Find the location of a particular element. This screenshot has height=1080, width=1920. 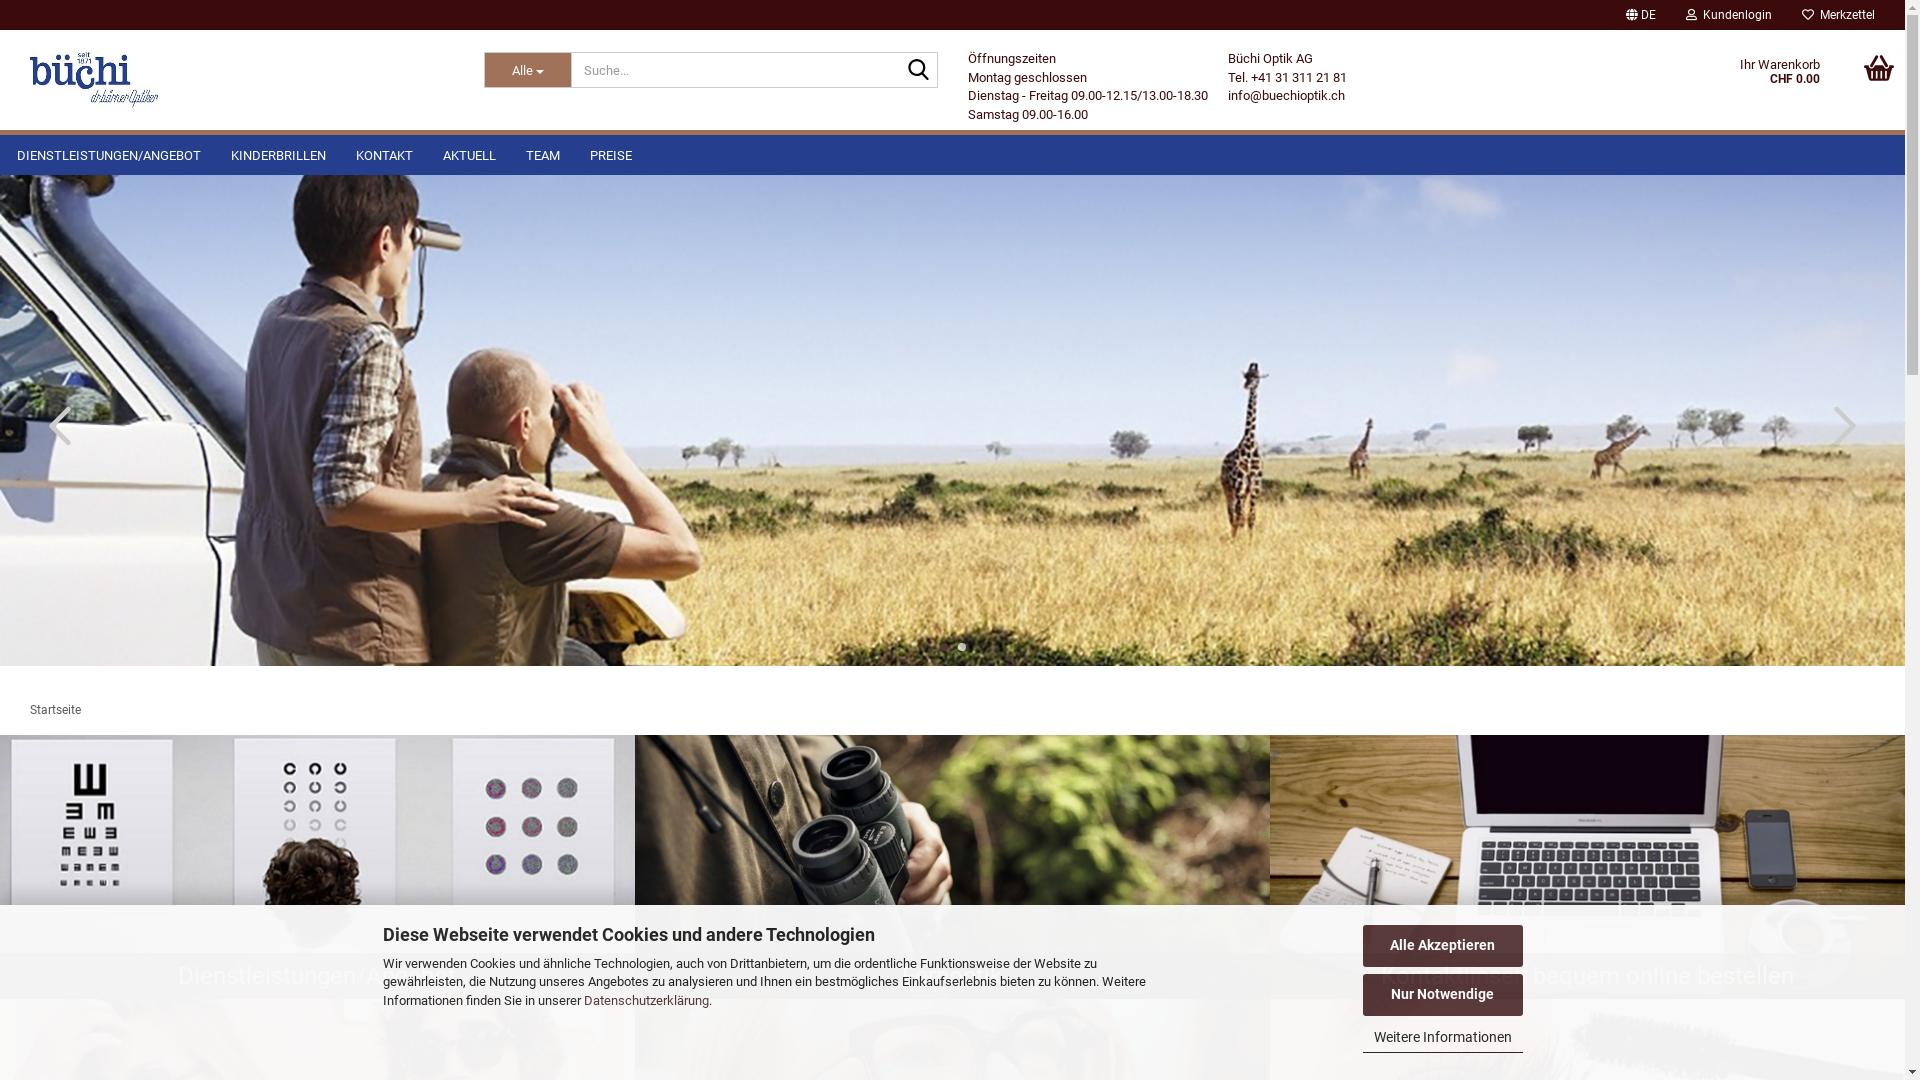

' Merkzettel' is located at coordinates (1838, 15).